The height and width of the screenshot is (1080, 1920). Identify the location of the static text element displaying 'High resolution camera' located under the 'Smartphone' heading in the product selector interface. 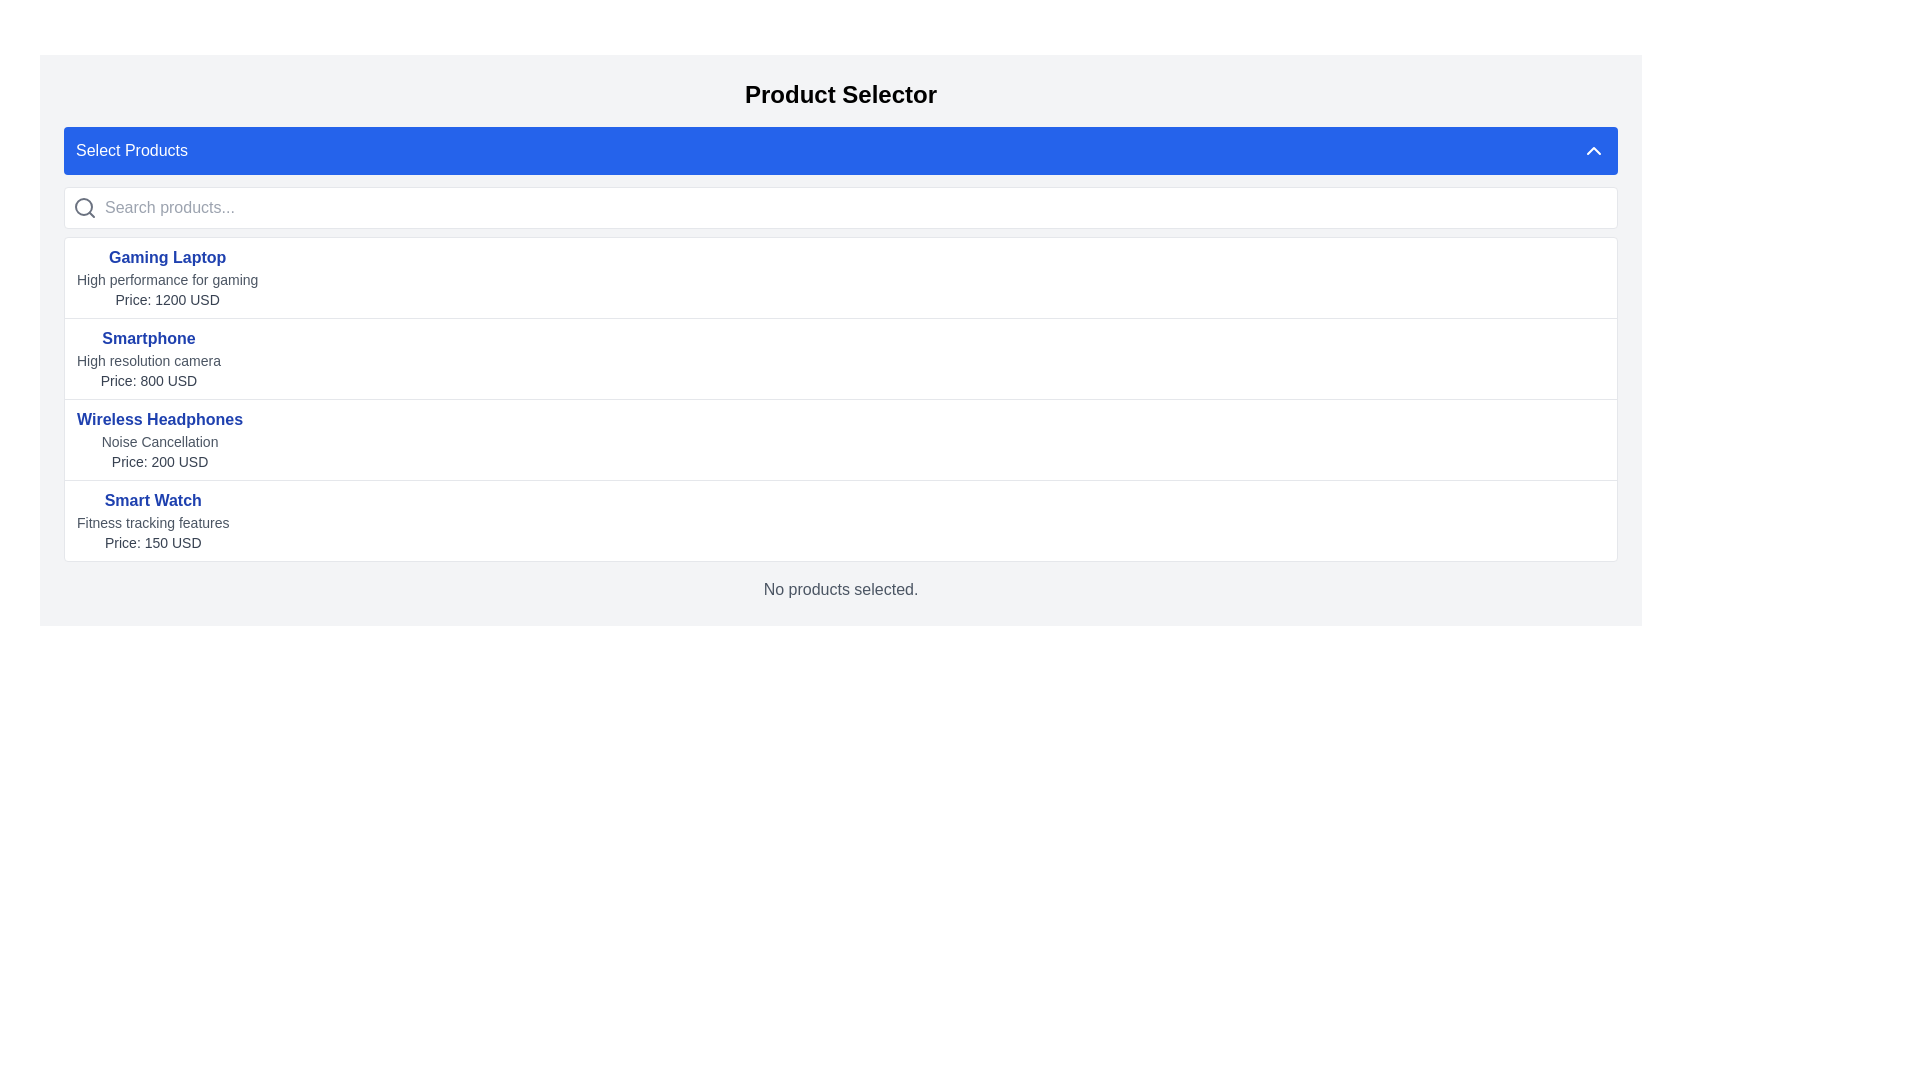
(147, 361).